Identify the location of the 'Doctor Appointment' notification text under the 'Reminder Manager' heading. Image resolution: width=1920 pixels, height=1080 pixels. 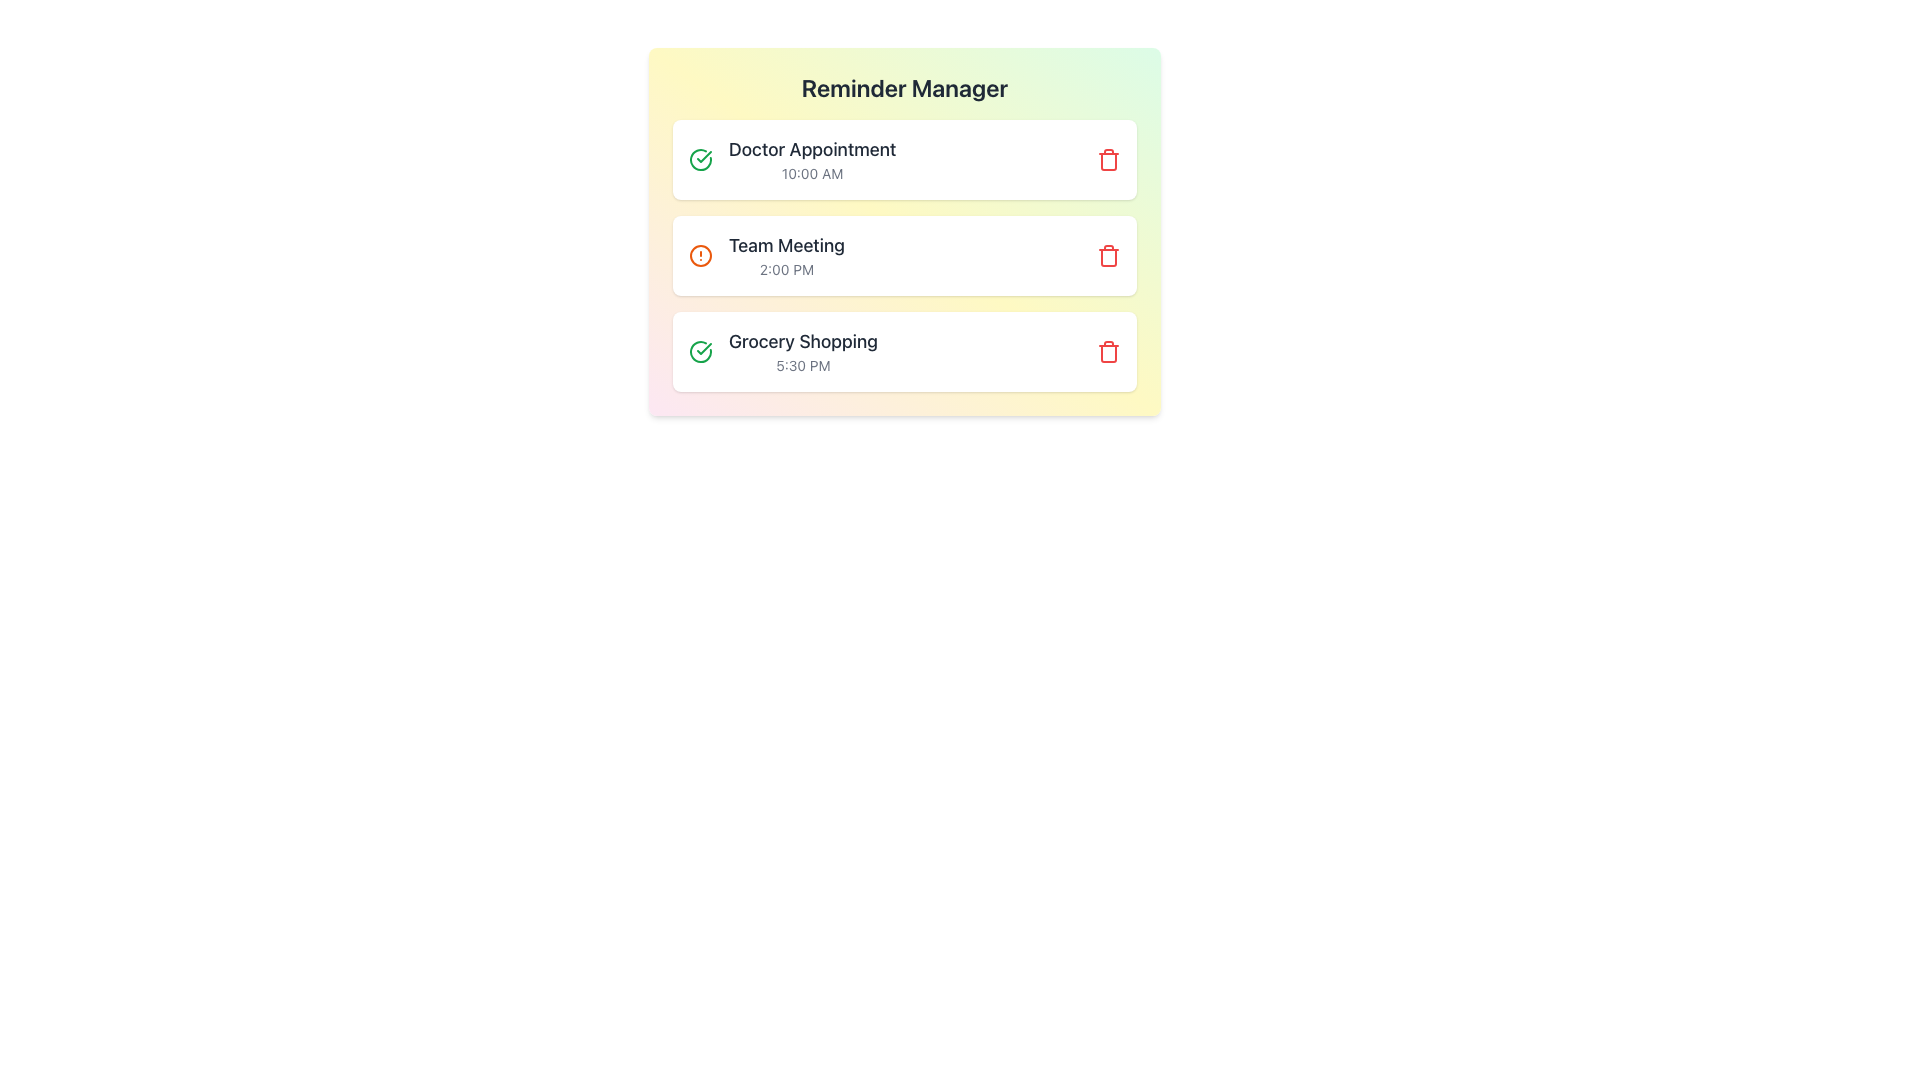
(791, 158).